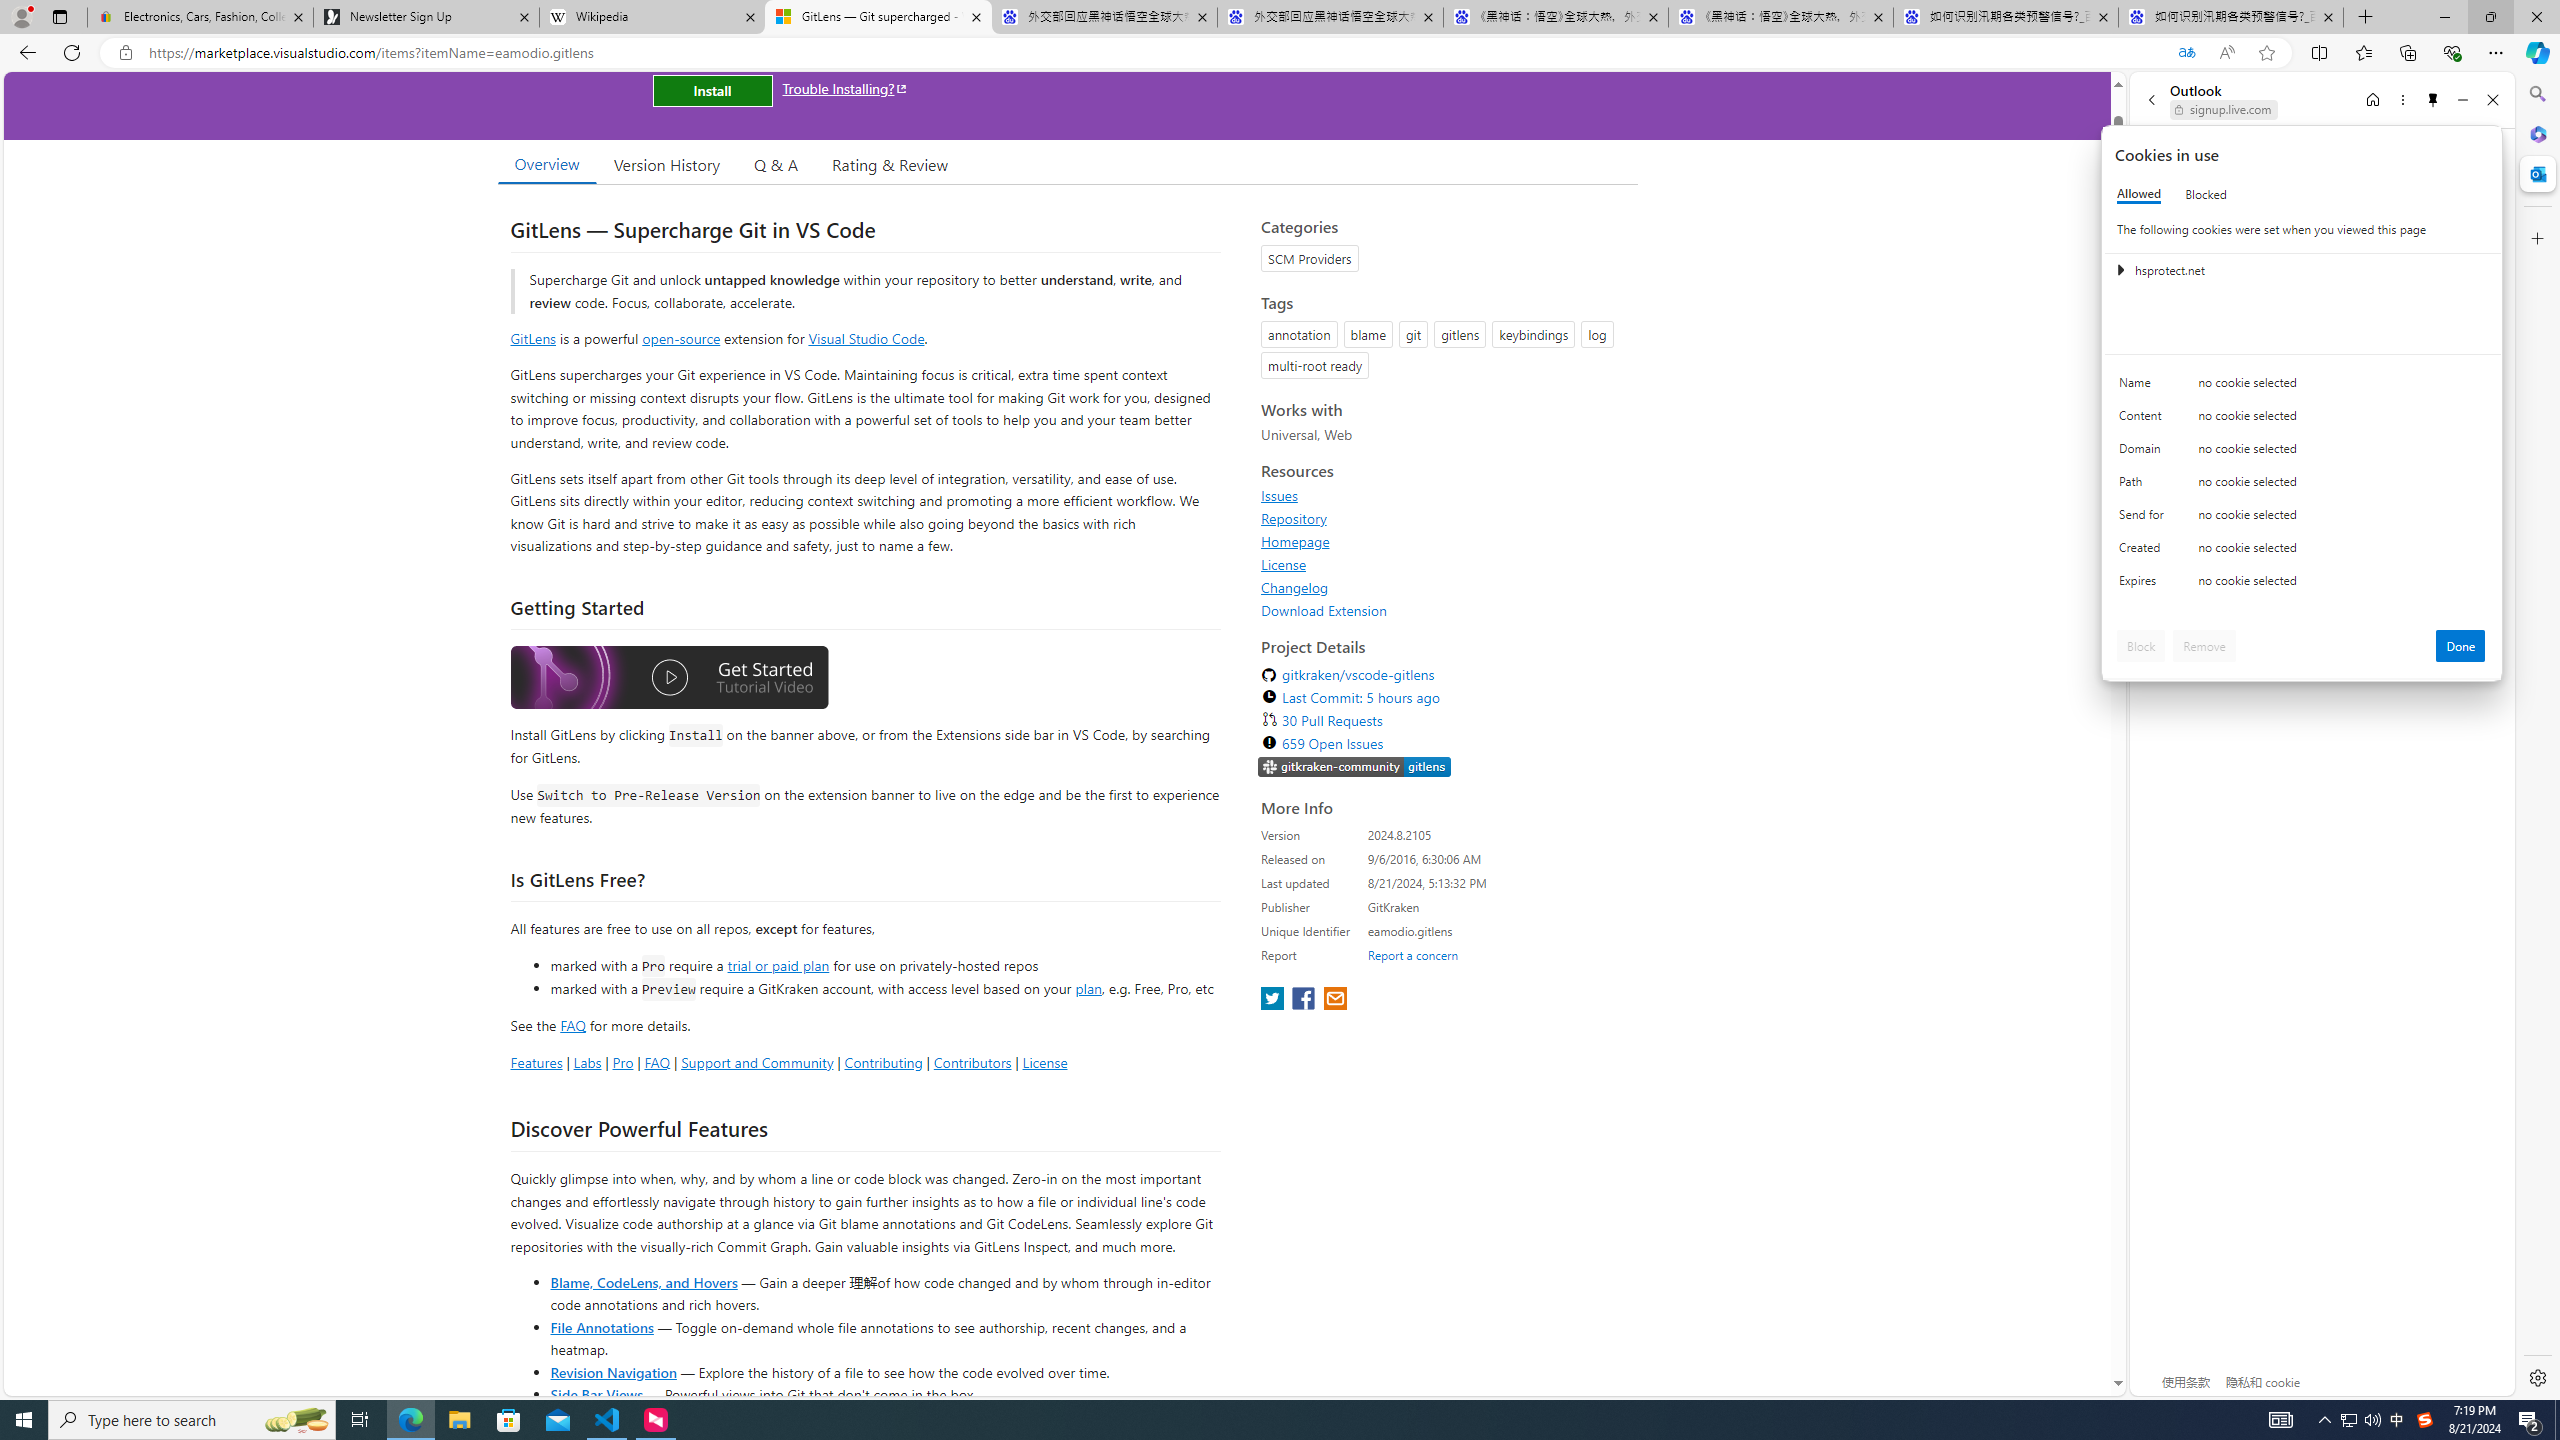 The width and height of the screenshot is (2560, 1440). What do you see at coordinates (2137, 194) in the screenshot?
I see `'Allowed'` at bounding box center [2137, 194].